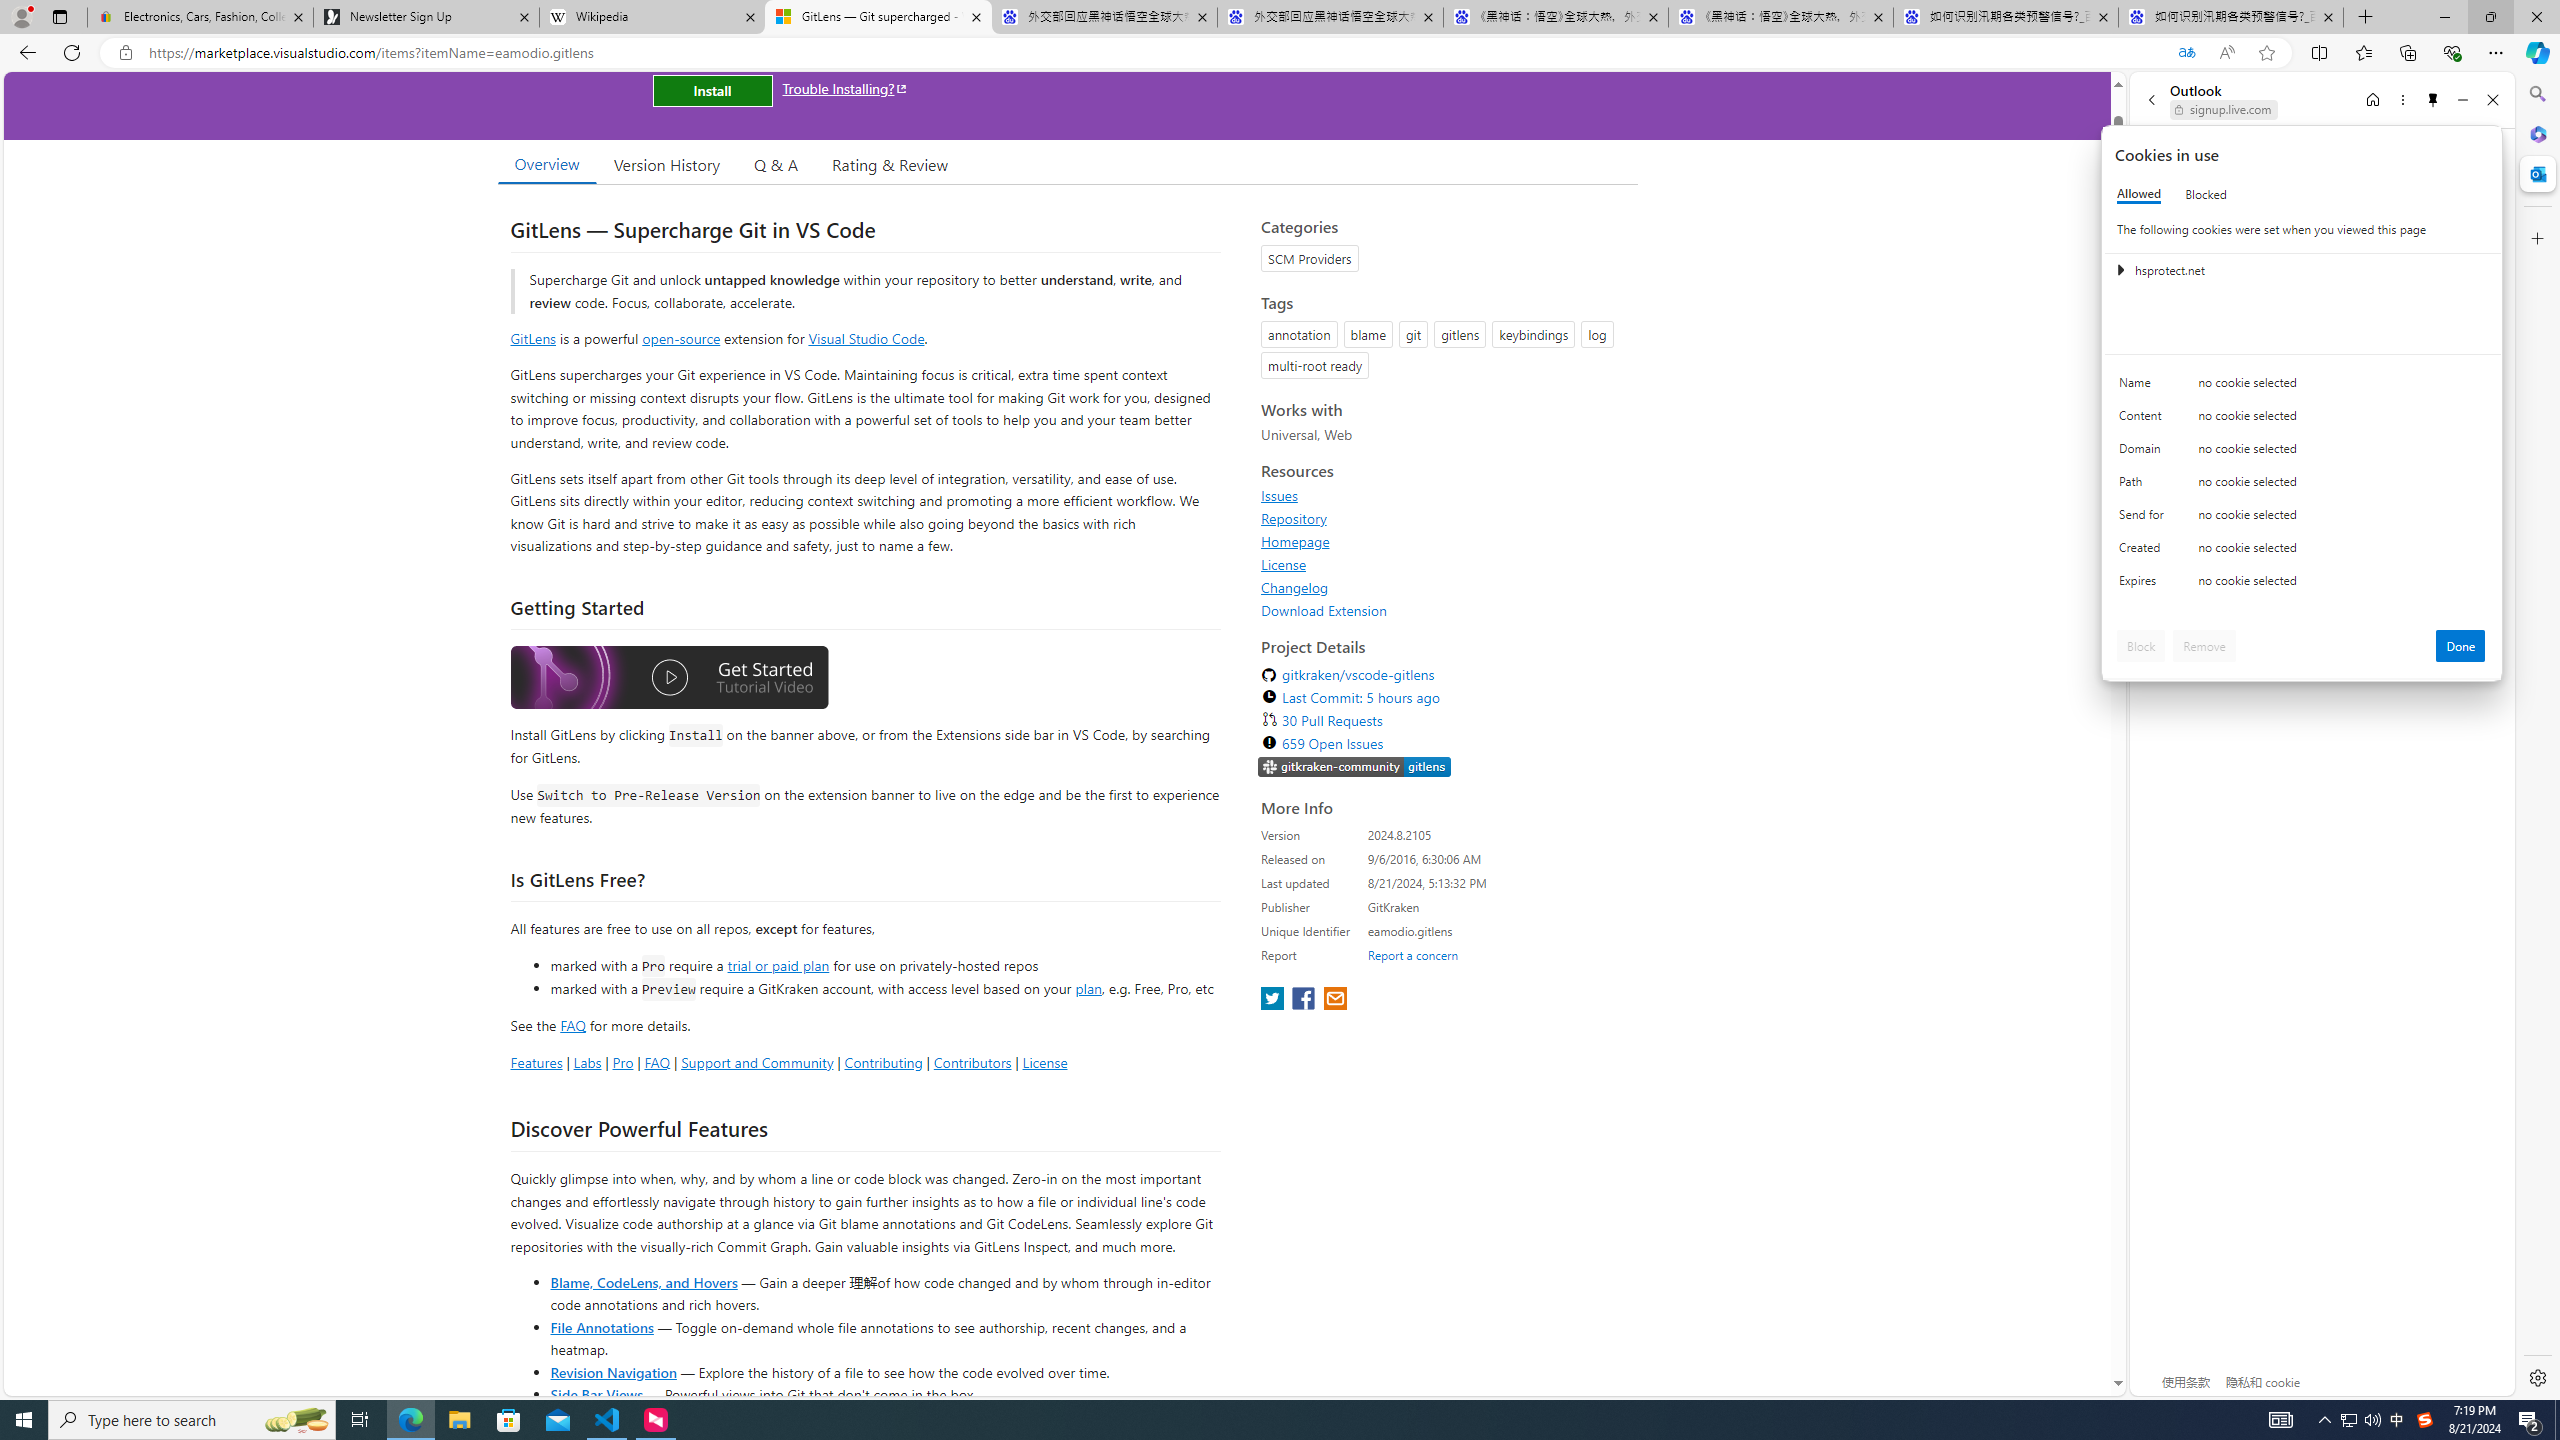 The width and height of the screenshot is (2560, 1440). What do you see at coordinates (2137, 194) in the screenshot?
I see `'Allowed'` at bounding box center [2137, 194].